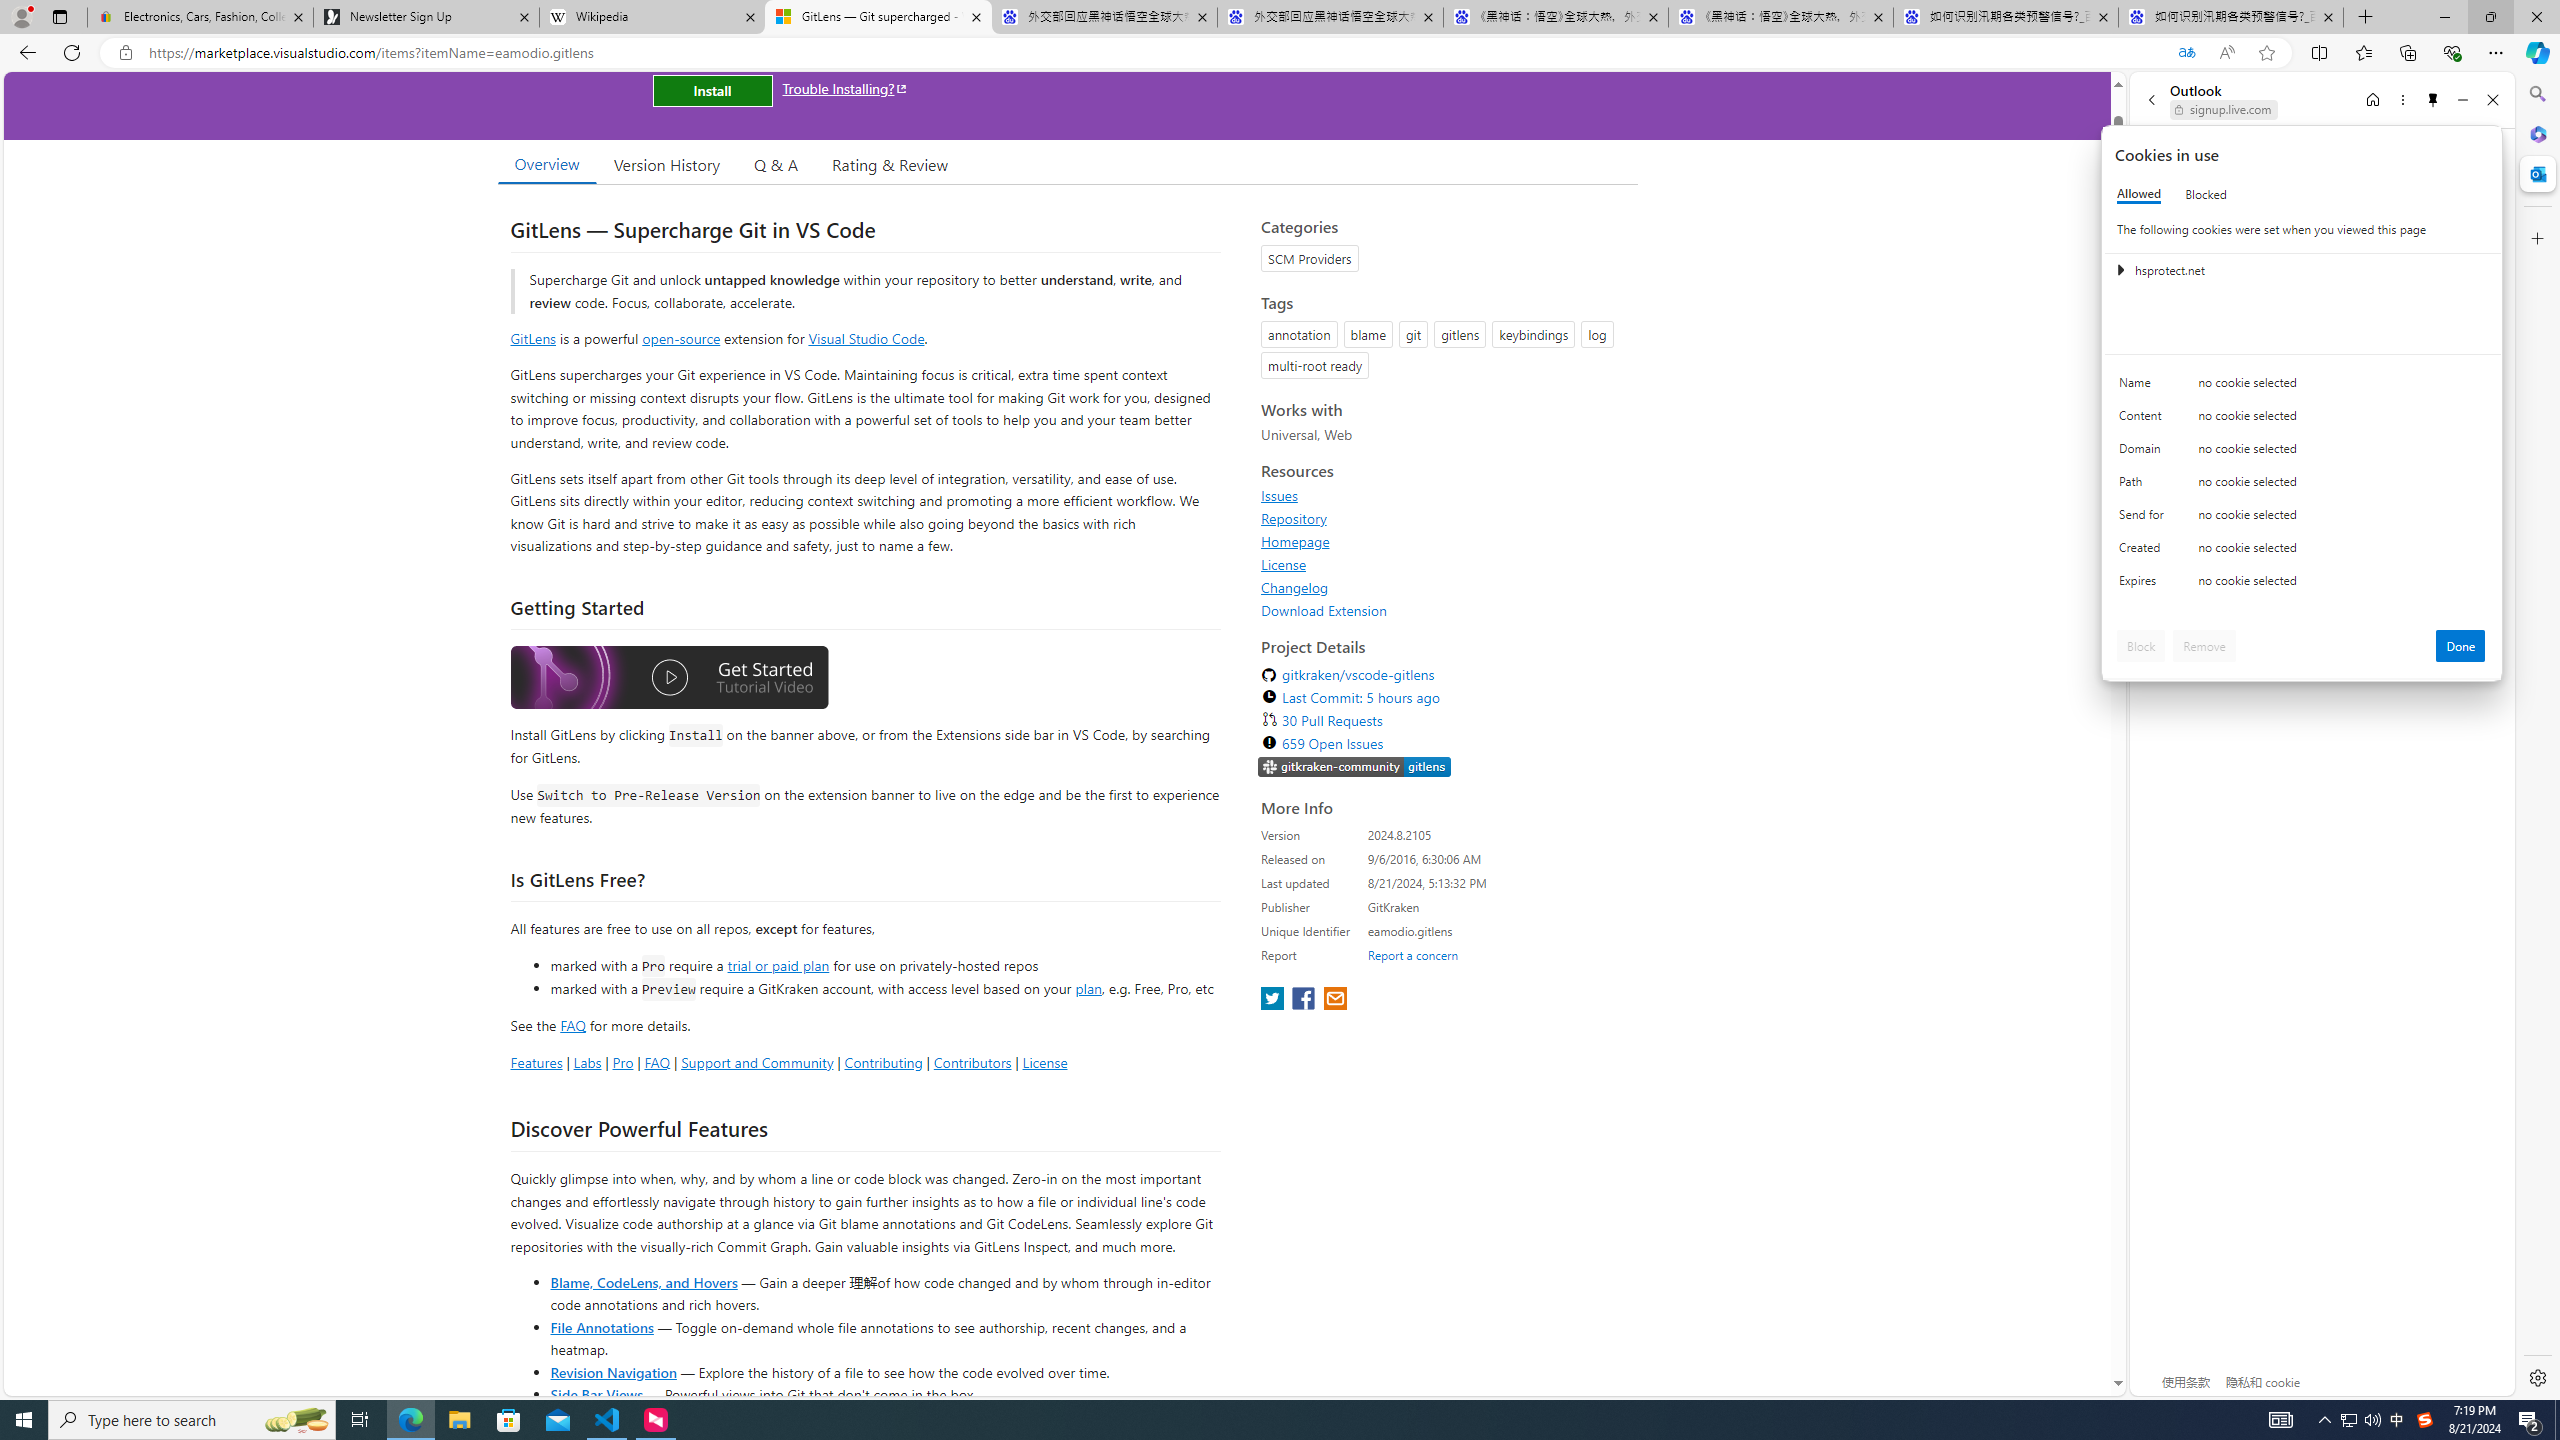 The width and height of the screenshot is (2560, 1440). What do you see at coordinates (2137, 194) in the screenshot?
I see `'Allowed'` at bounding box center [2137, 194].